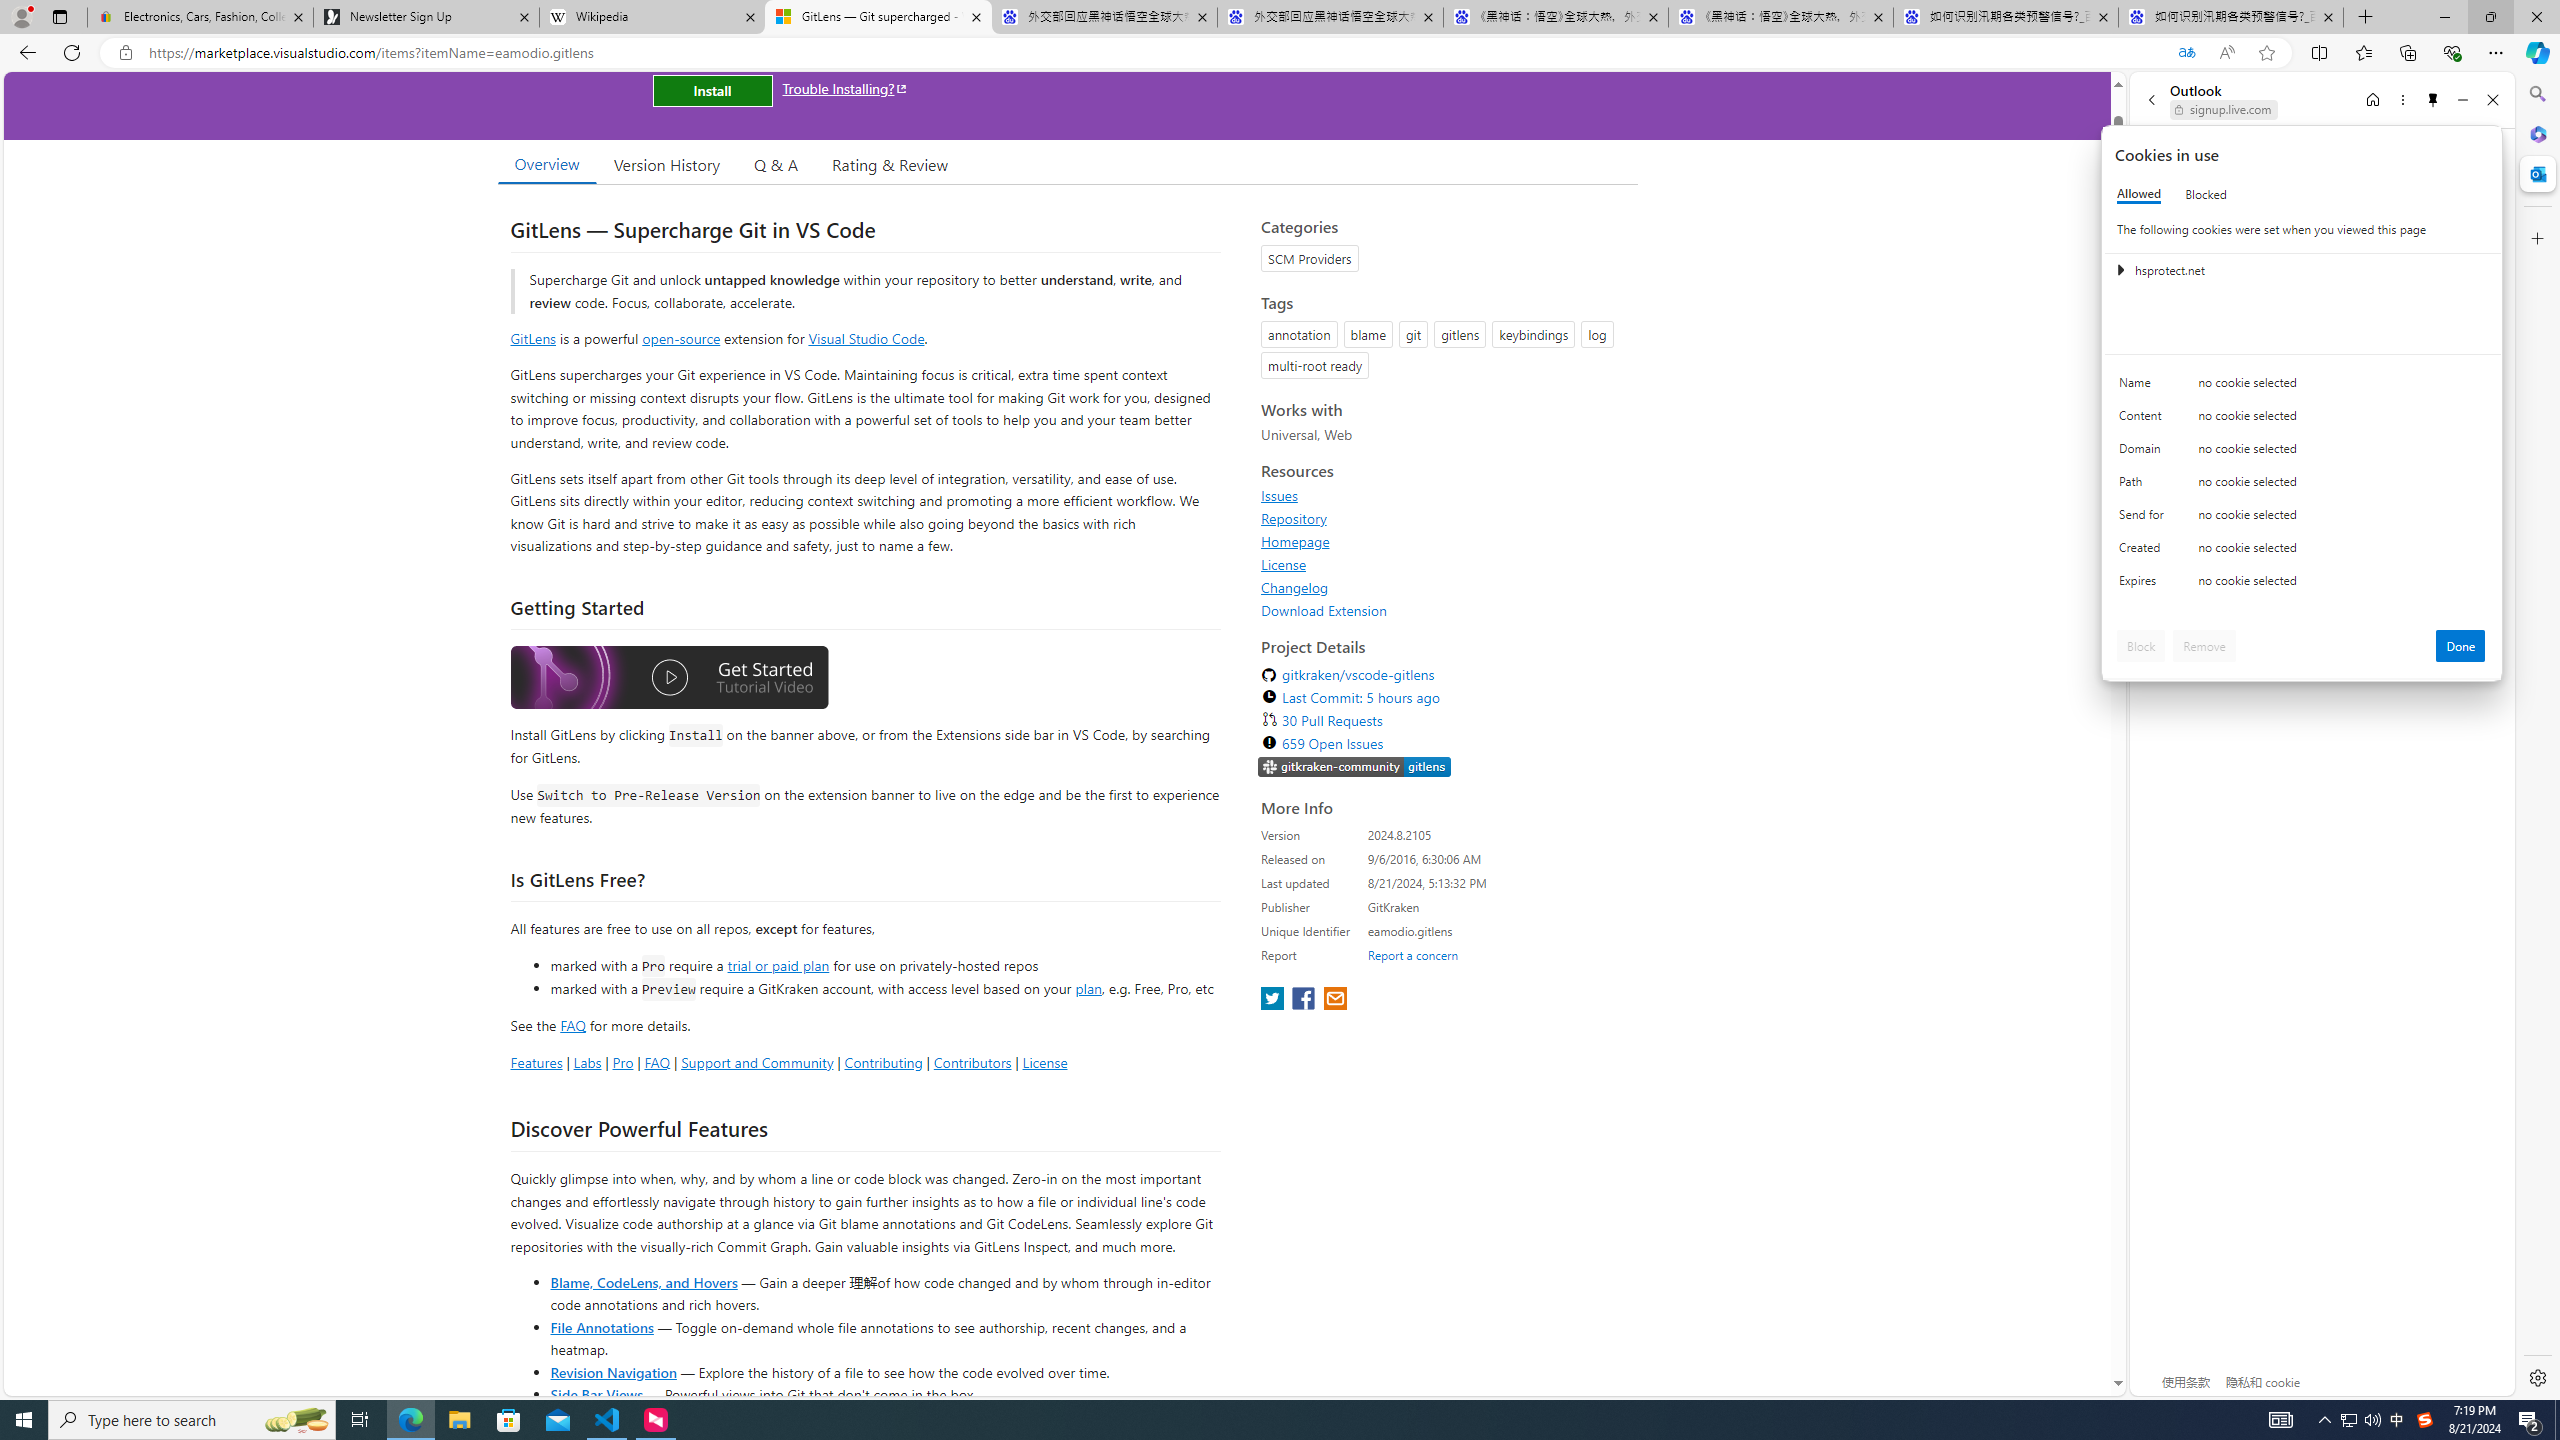 The width and height of the screenshot is (2560, 1440). What do you see at coordinates (2137, 194) in the screenshot?
I see `'Allowed'` at bounding box center [2137, 194].